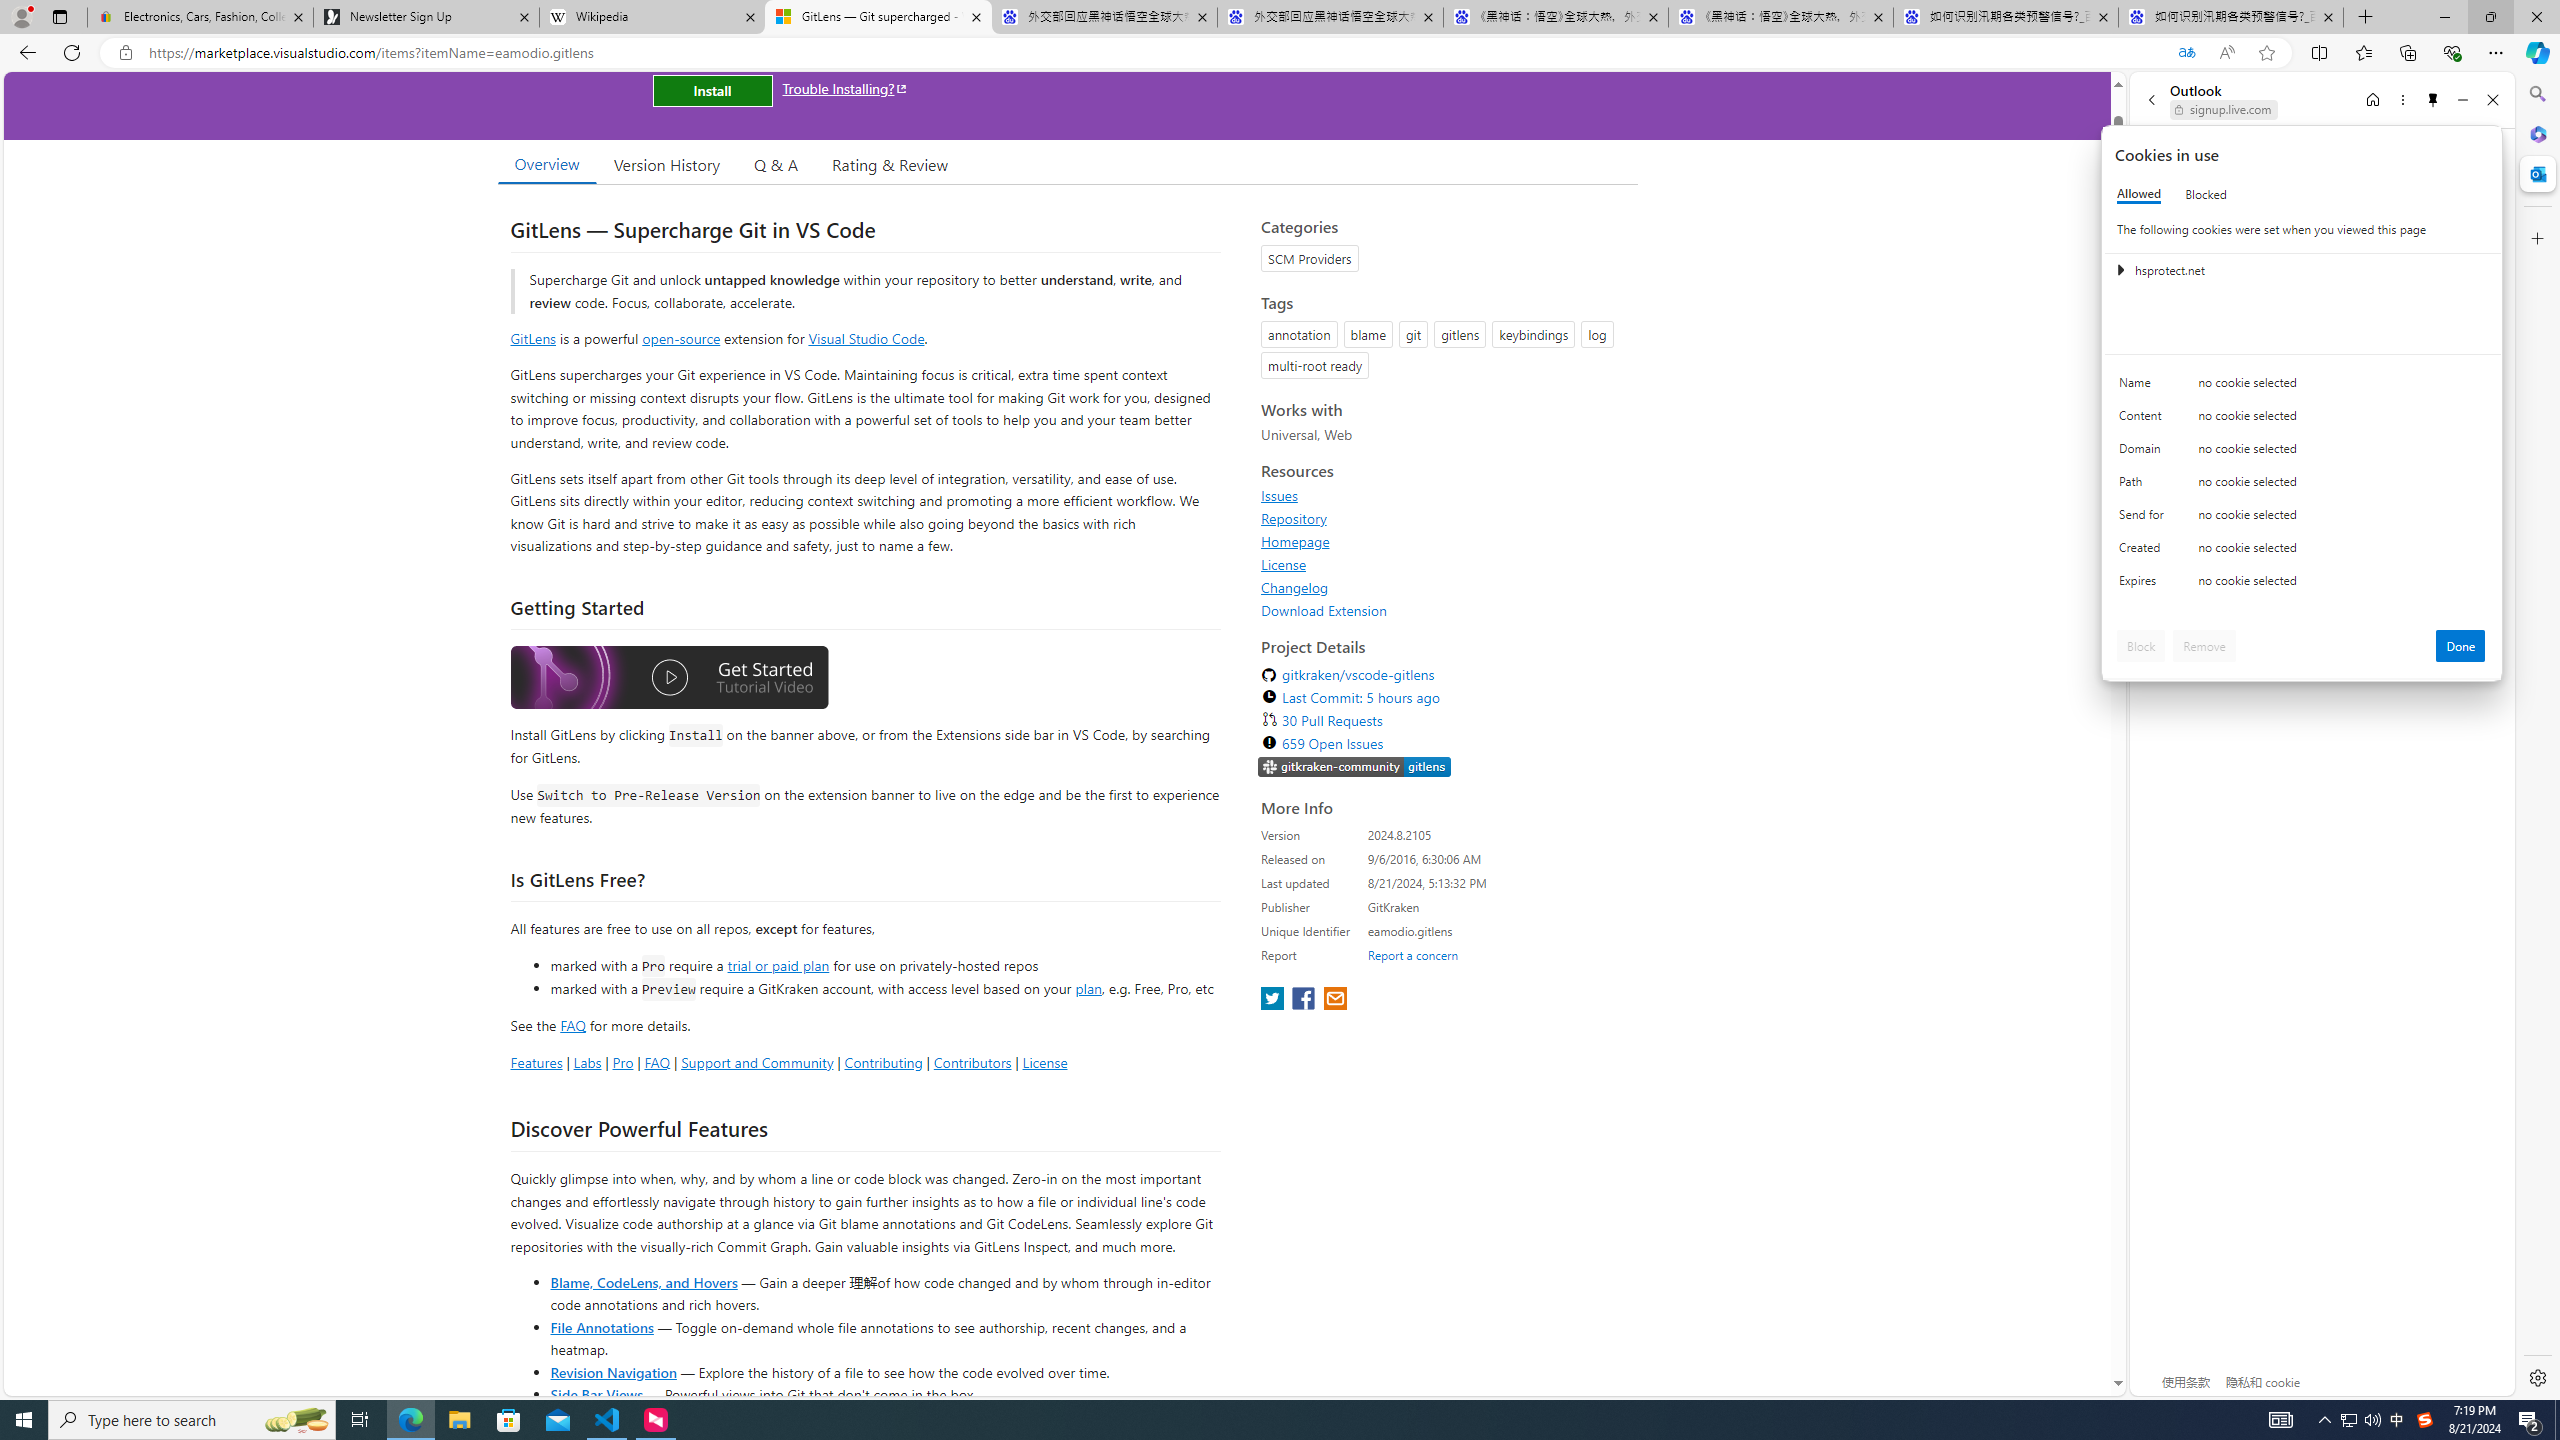 The width and height of the screenshot is (2560, 1440). What do you see at coordinates (2137, 194) in the screenshot?
I see `'Allowed'` at bounding box center [2137, 194].